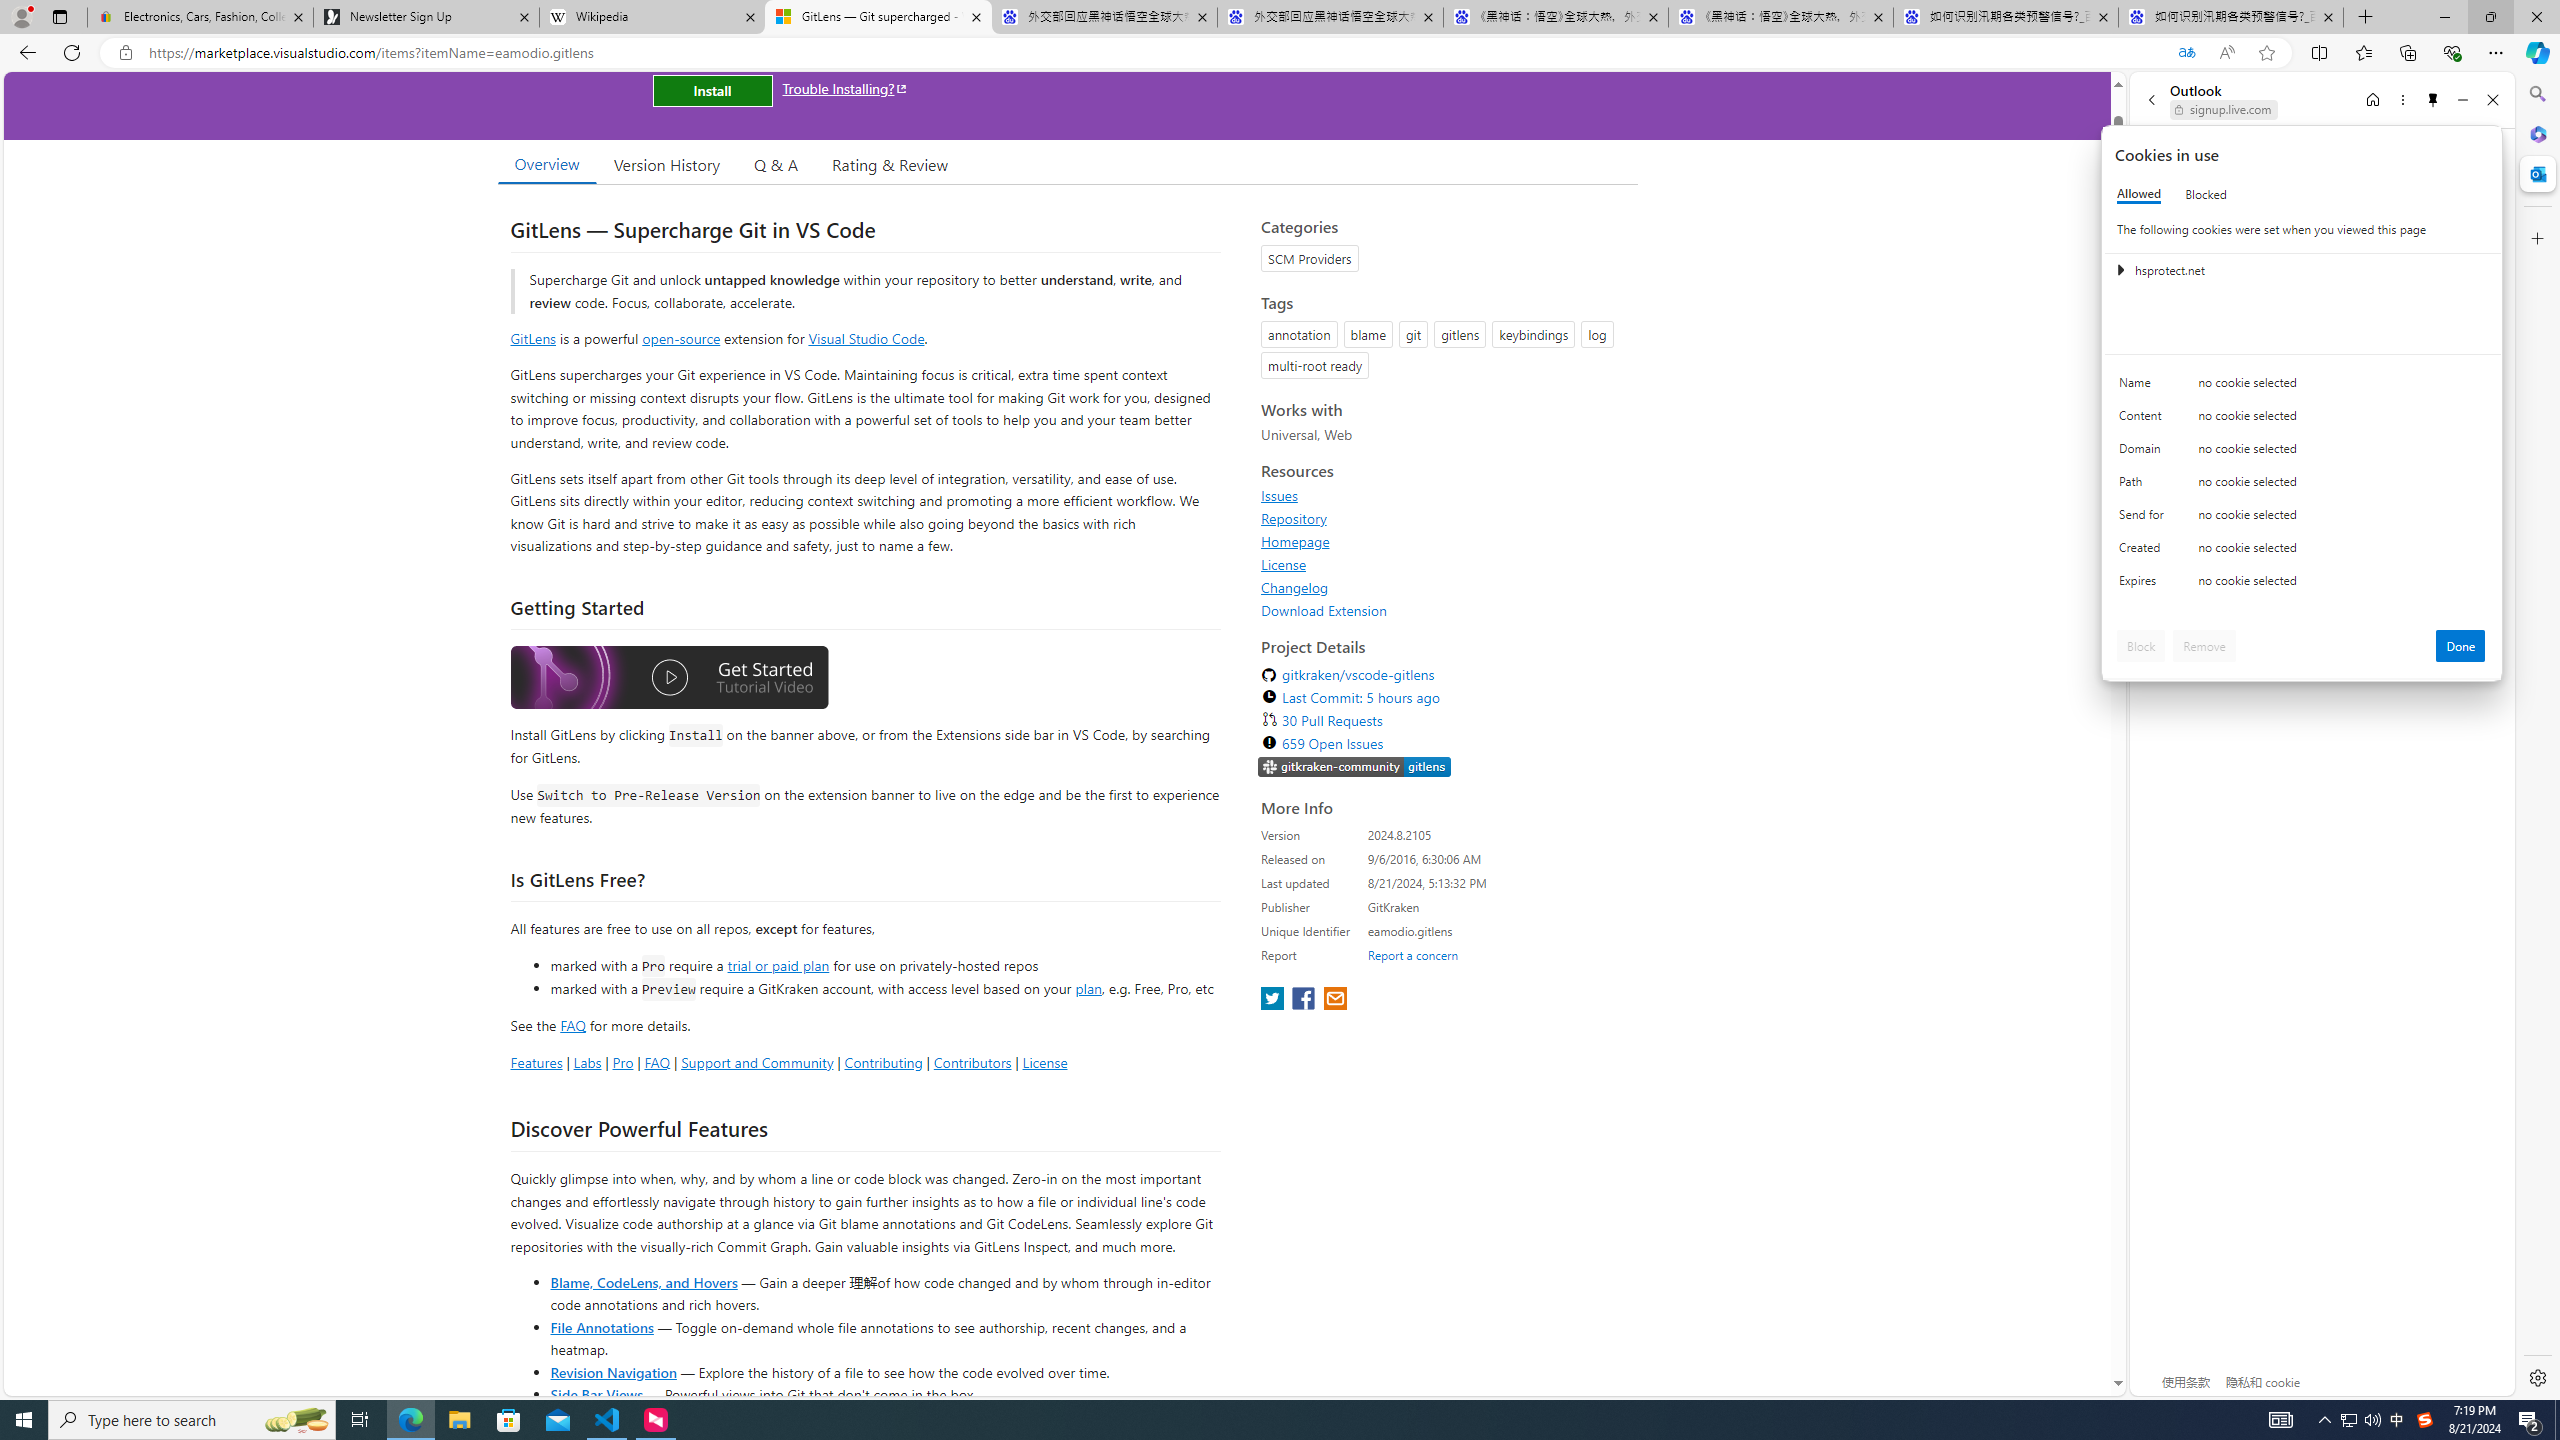 The width and height of the screenshot is (2560, 1440). What do you see at coordinates (2137, 194) in the screenshot?
I see `'Allowed'` at bounding box center [2137, 194].